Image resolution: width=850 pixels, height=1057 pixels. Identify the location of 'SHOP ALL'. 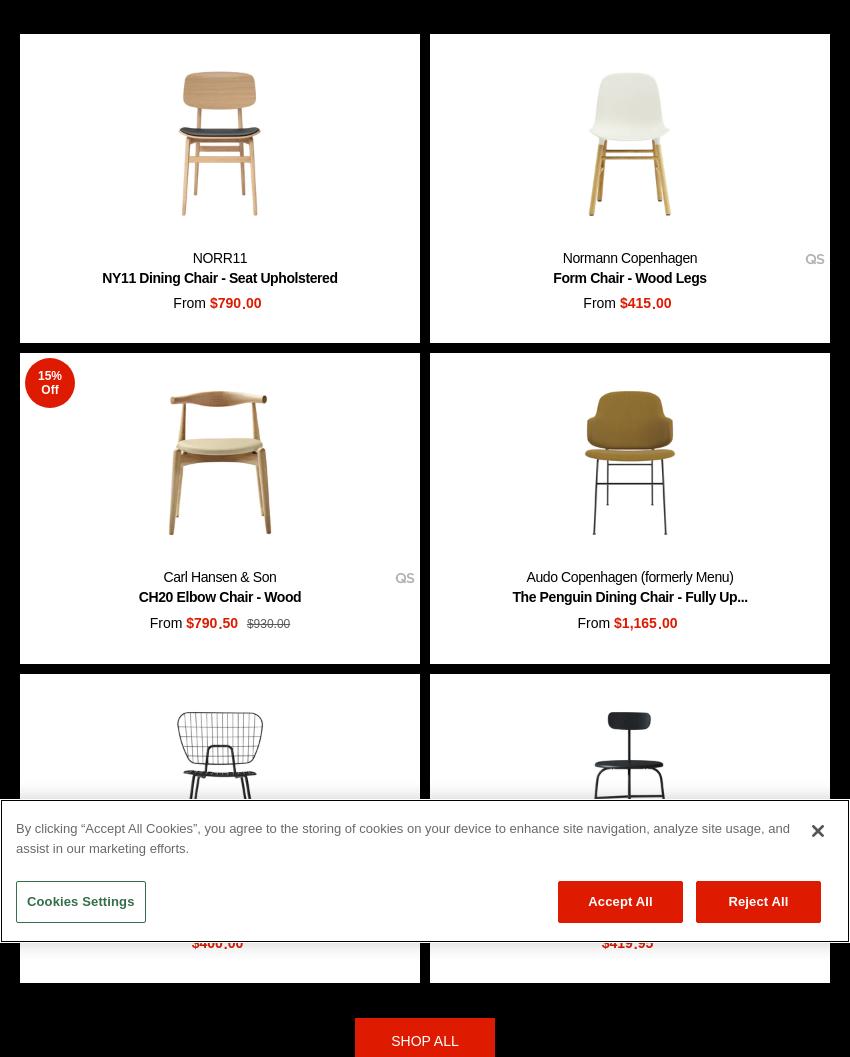
(424, 1038).